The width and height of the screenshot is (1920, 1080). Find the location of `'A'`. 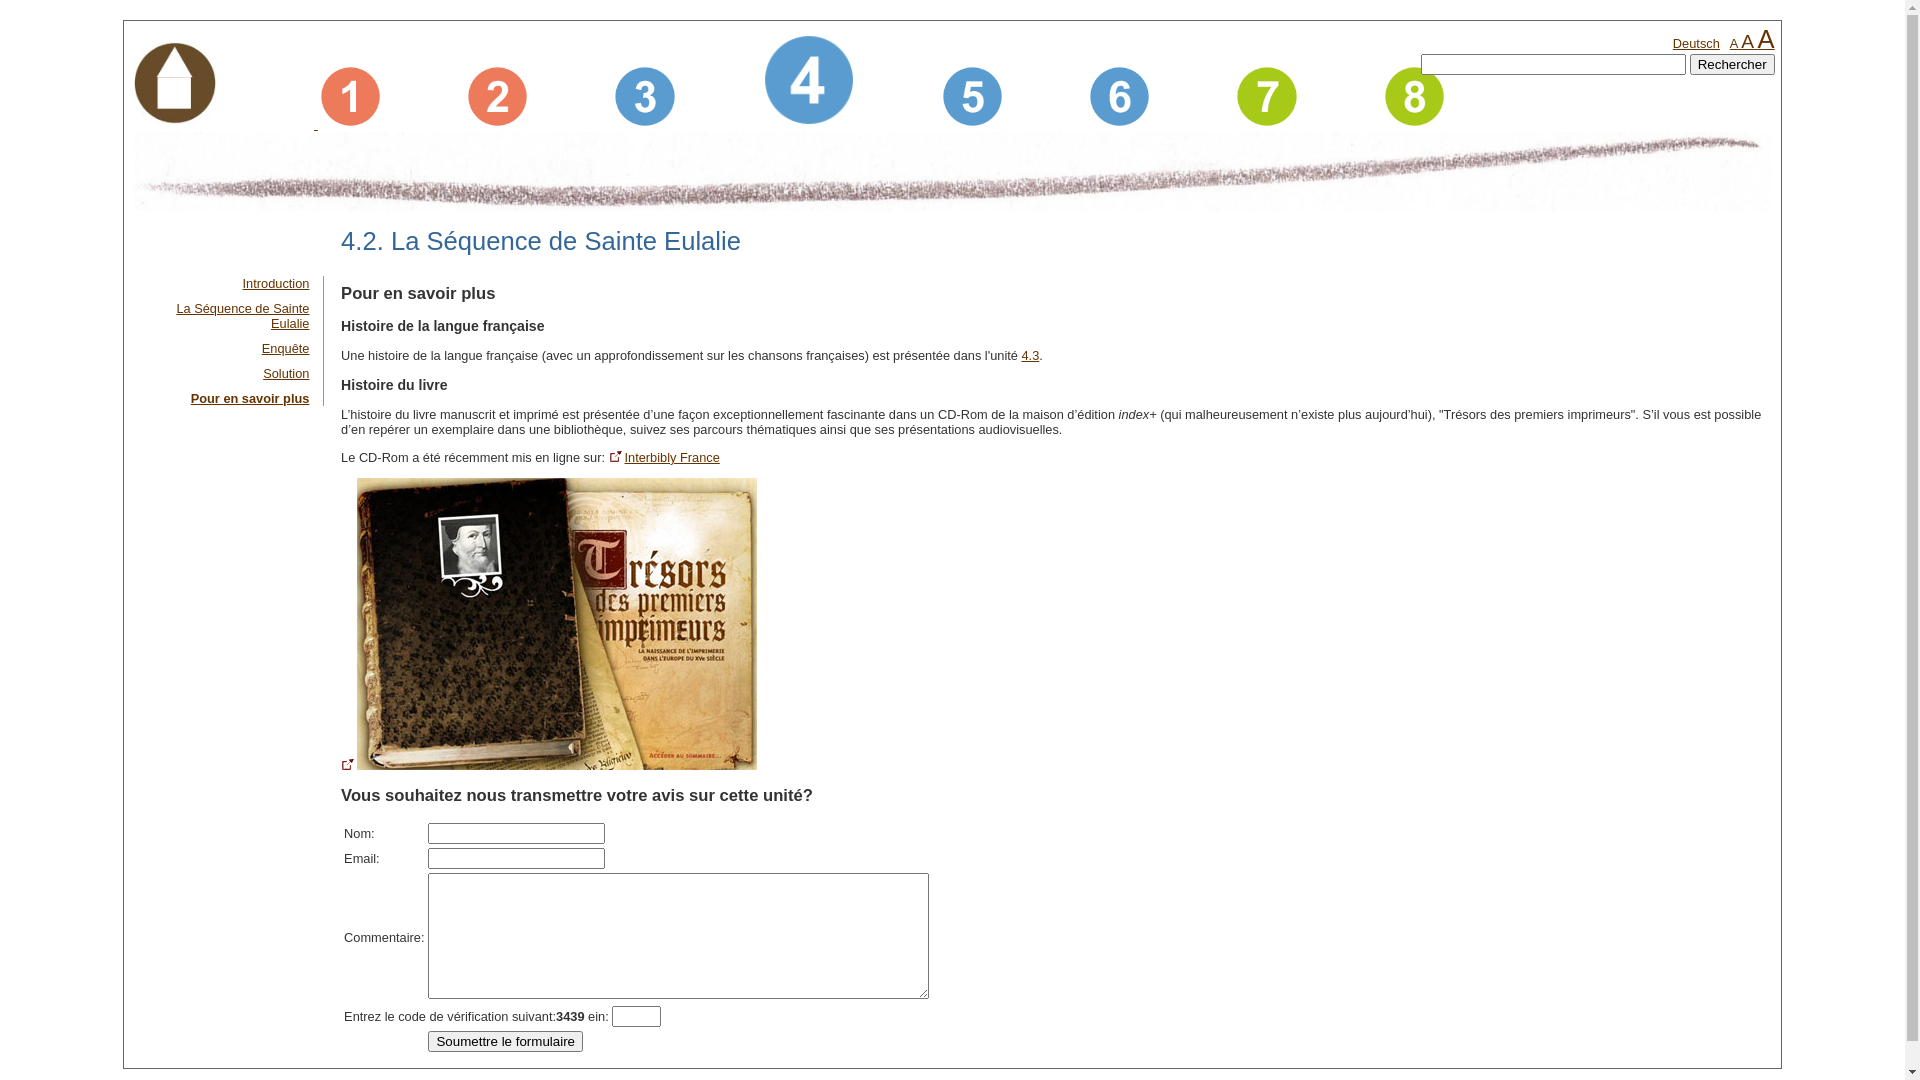

'A' is located at coordinates (1732, 43).